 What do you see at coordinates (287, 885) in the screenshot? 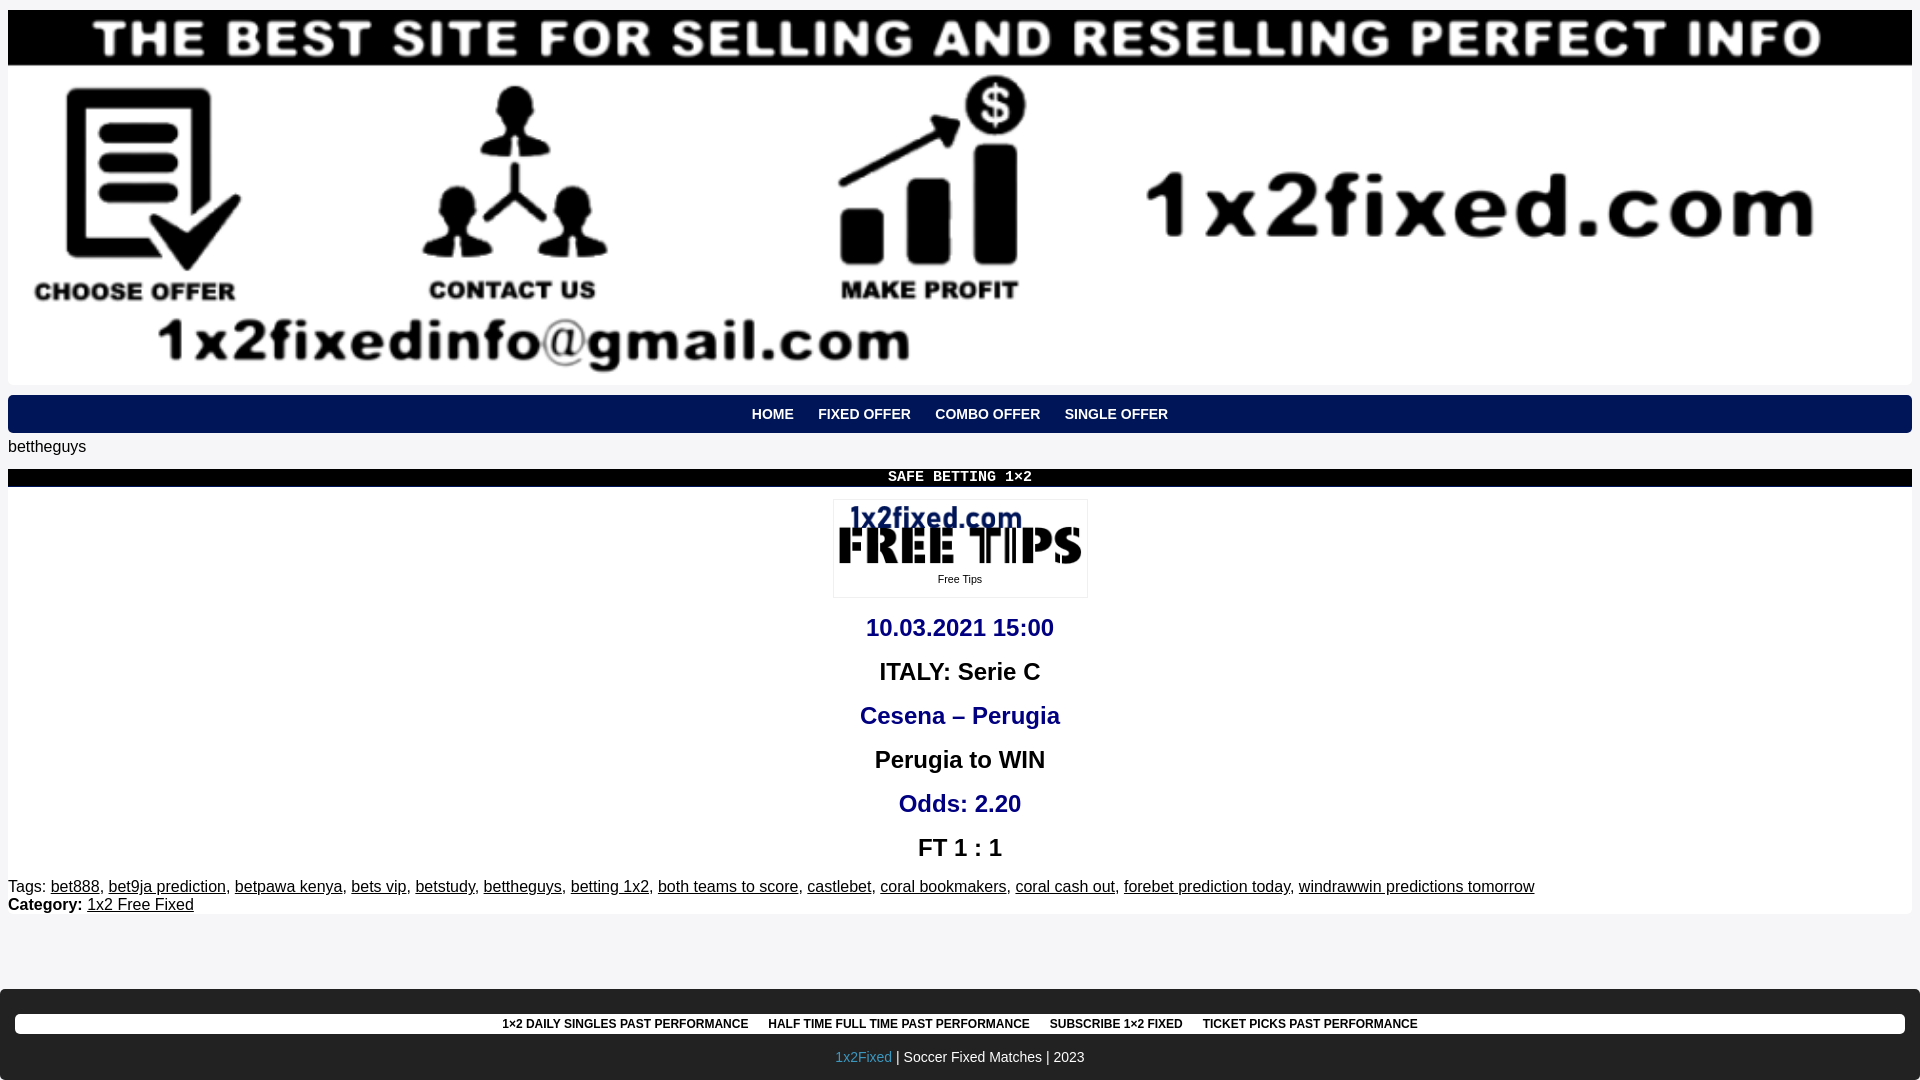
I see `'betpawa kenya'` at bounding box center [287, 885].